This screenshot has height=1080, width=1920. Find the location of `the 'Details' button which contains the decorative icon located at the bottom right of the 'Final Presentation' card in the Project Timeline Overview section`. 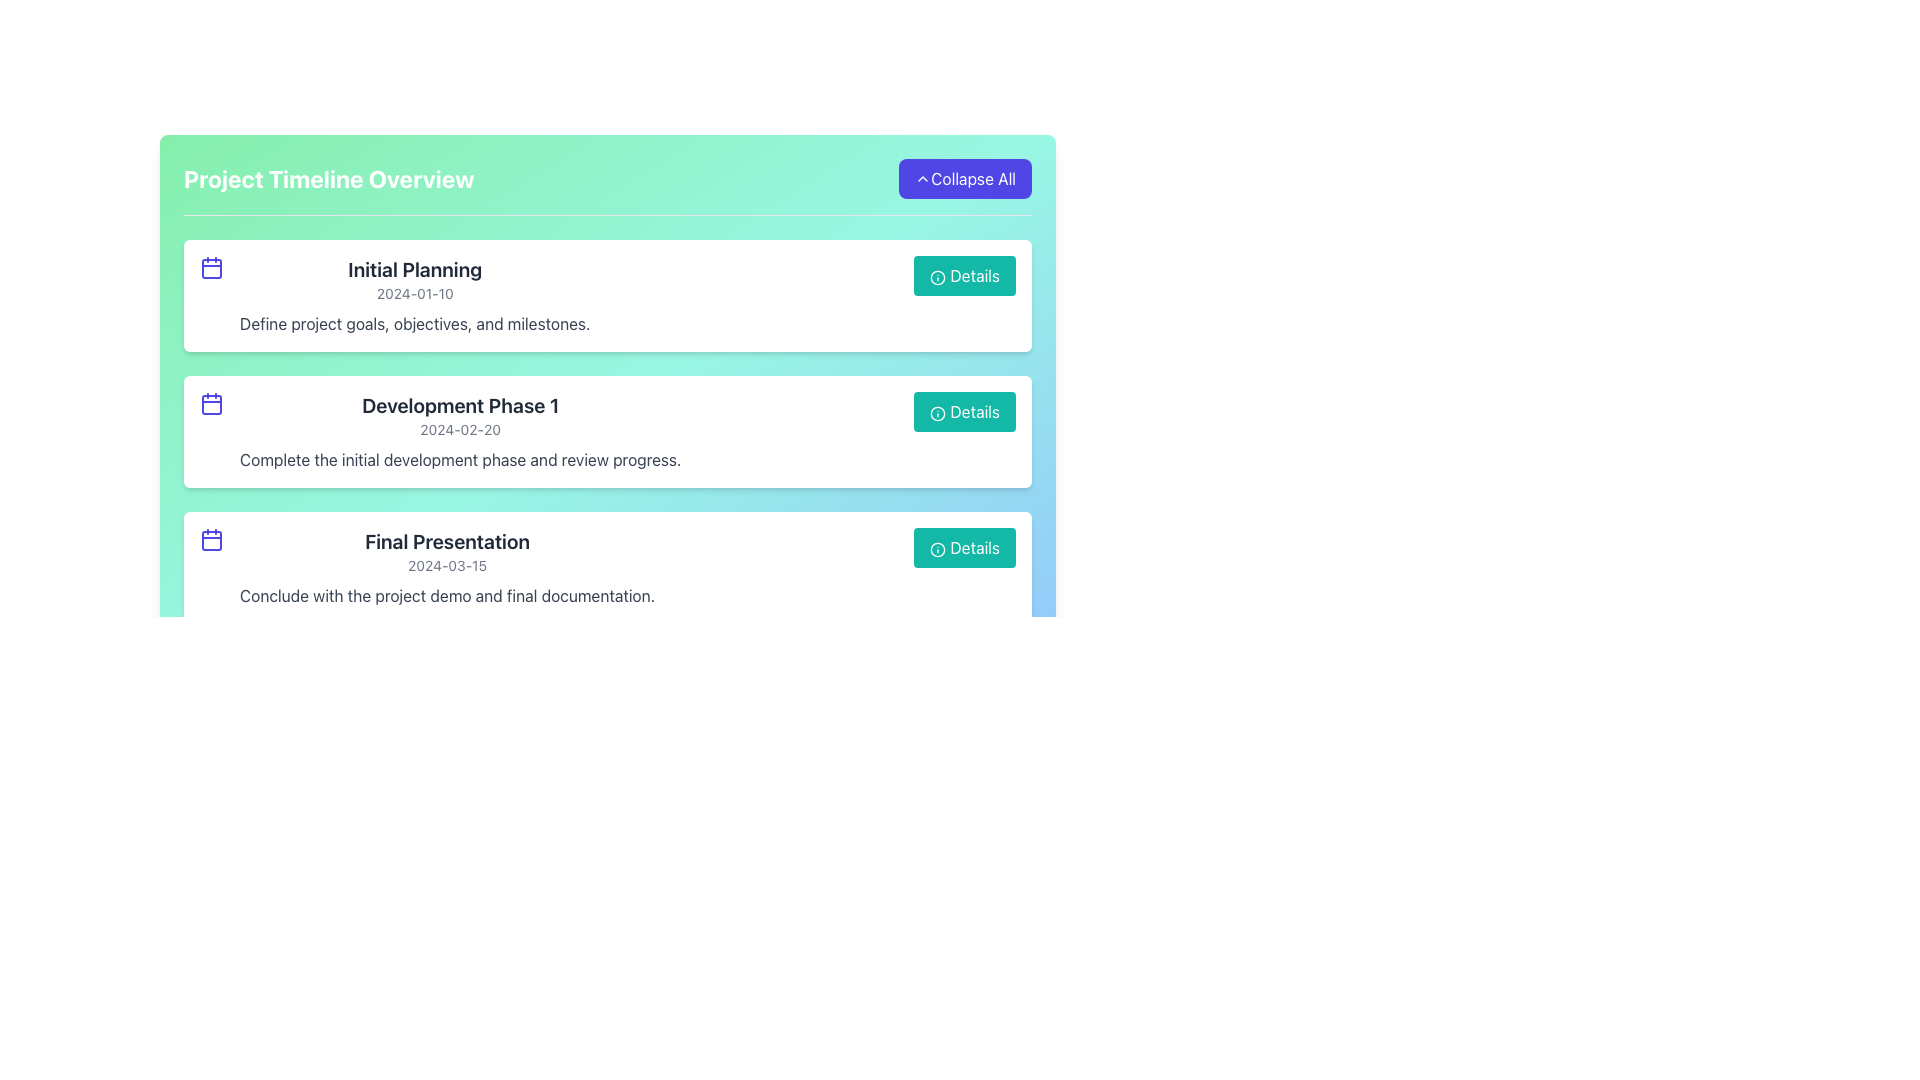

the 'Details' button which contains the decorative icon located at the bottom right of the 'Final Presentation' card in the Project Timeline Overview section is located at coordinates (936, 548).